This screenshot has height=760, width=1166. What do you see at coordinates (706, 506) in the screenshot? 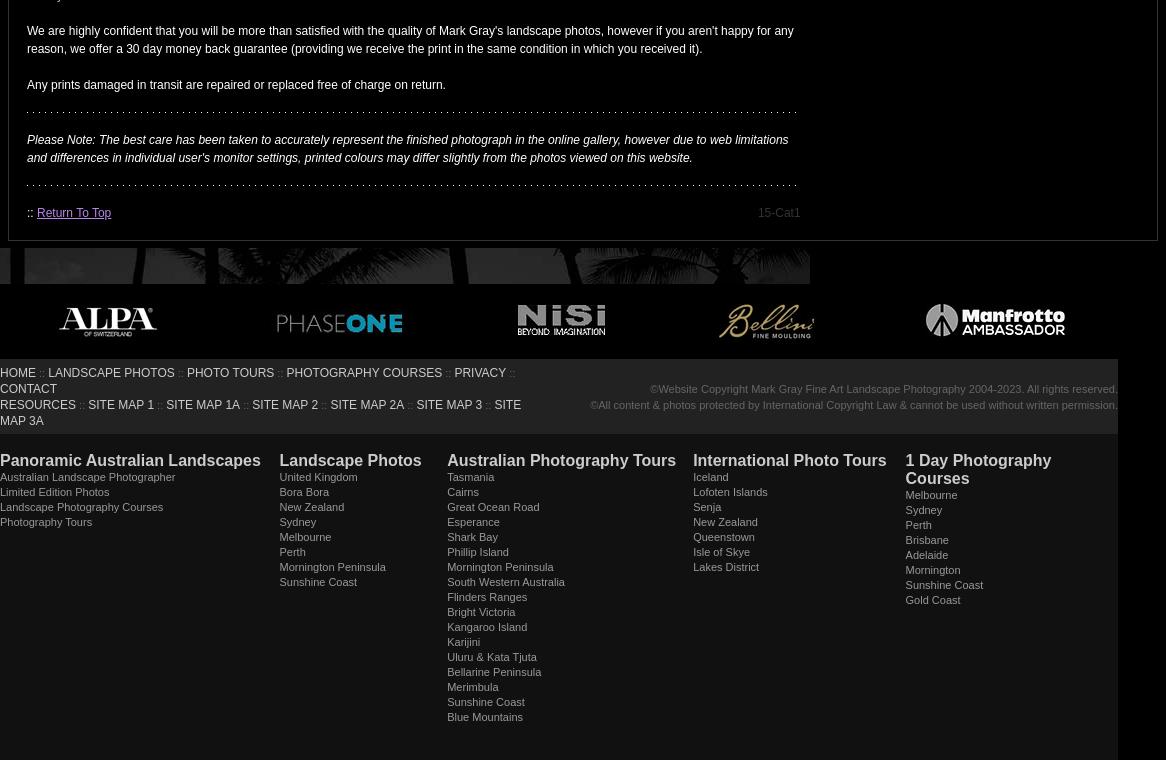
I see `'Senja'` at bounding box center [706, 506].